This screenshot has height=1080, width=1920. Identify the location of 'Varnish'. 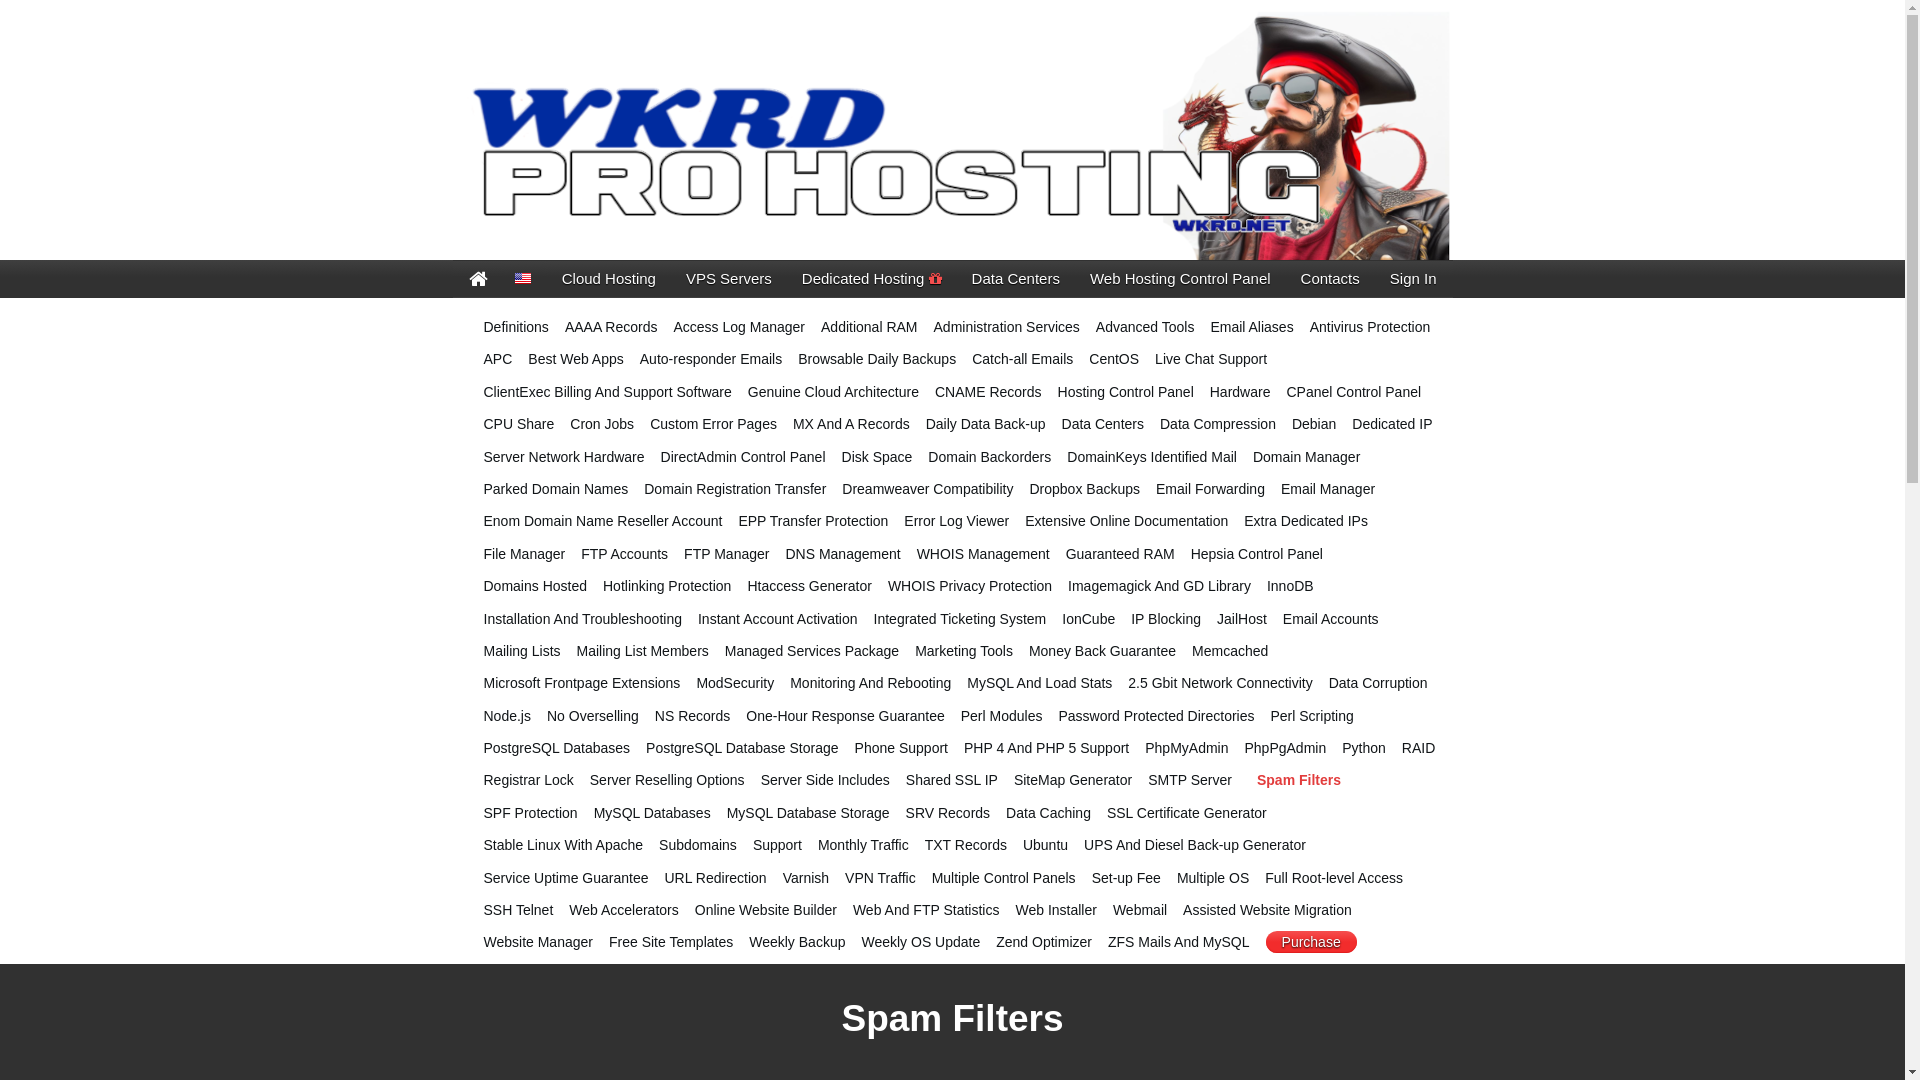
(806, 877).